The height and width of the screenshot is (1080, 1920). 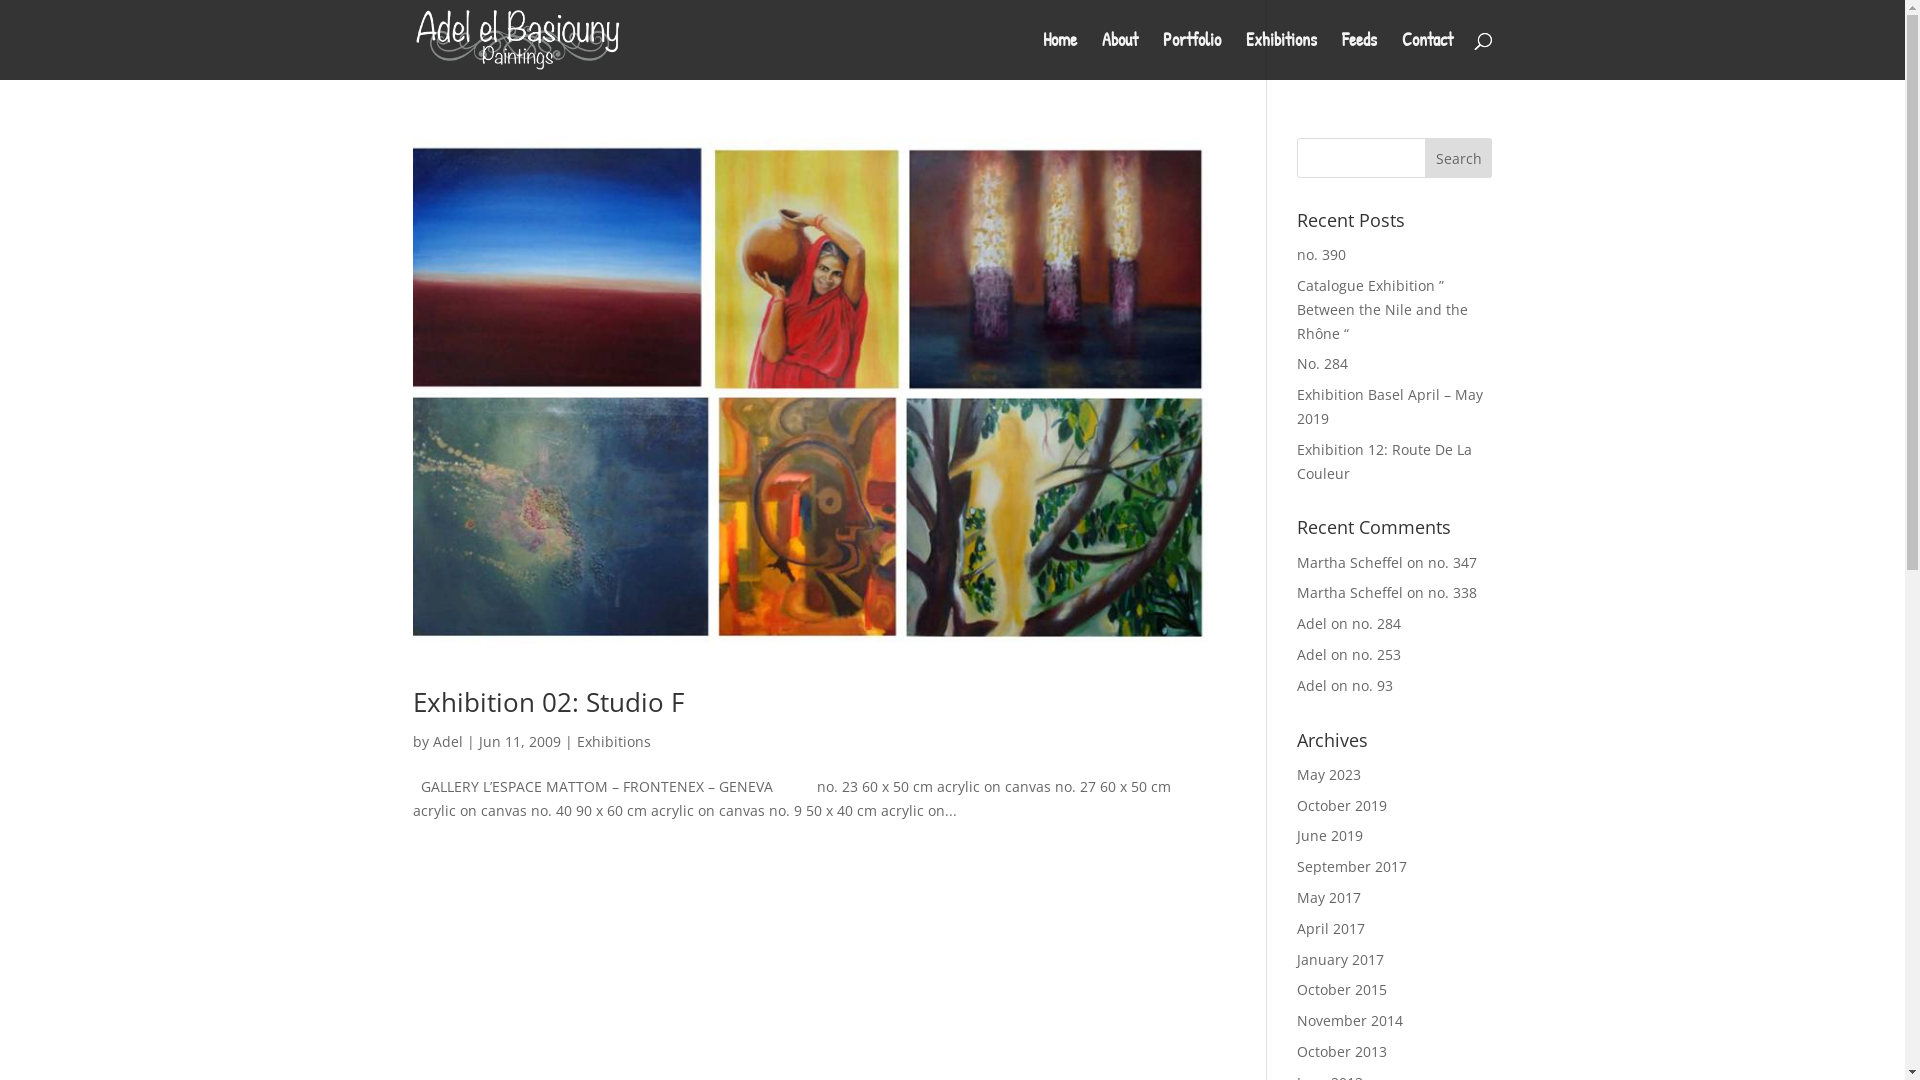 I want to click on 'no. 338', so click(x=1452, y=591).